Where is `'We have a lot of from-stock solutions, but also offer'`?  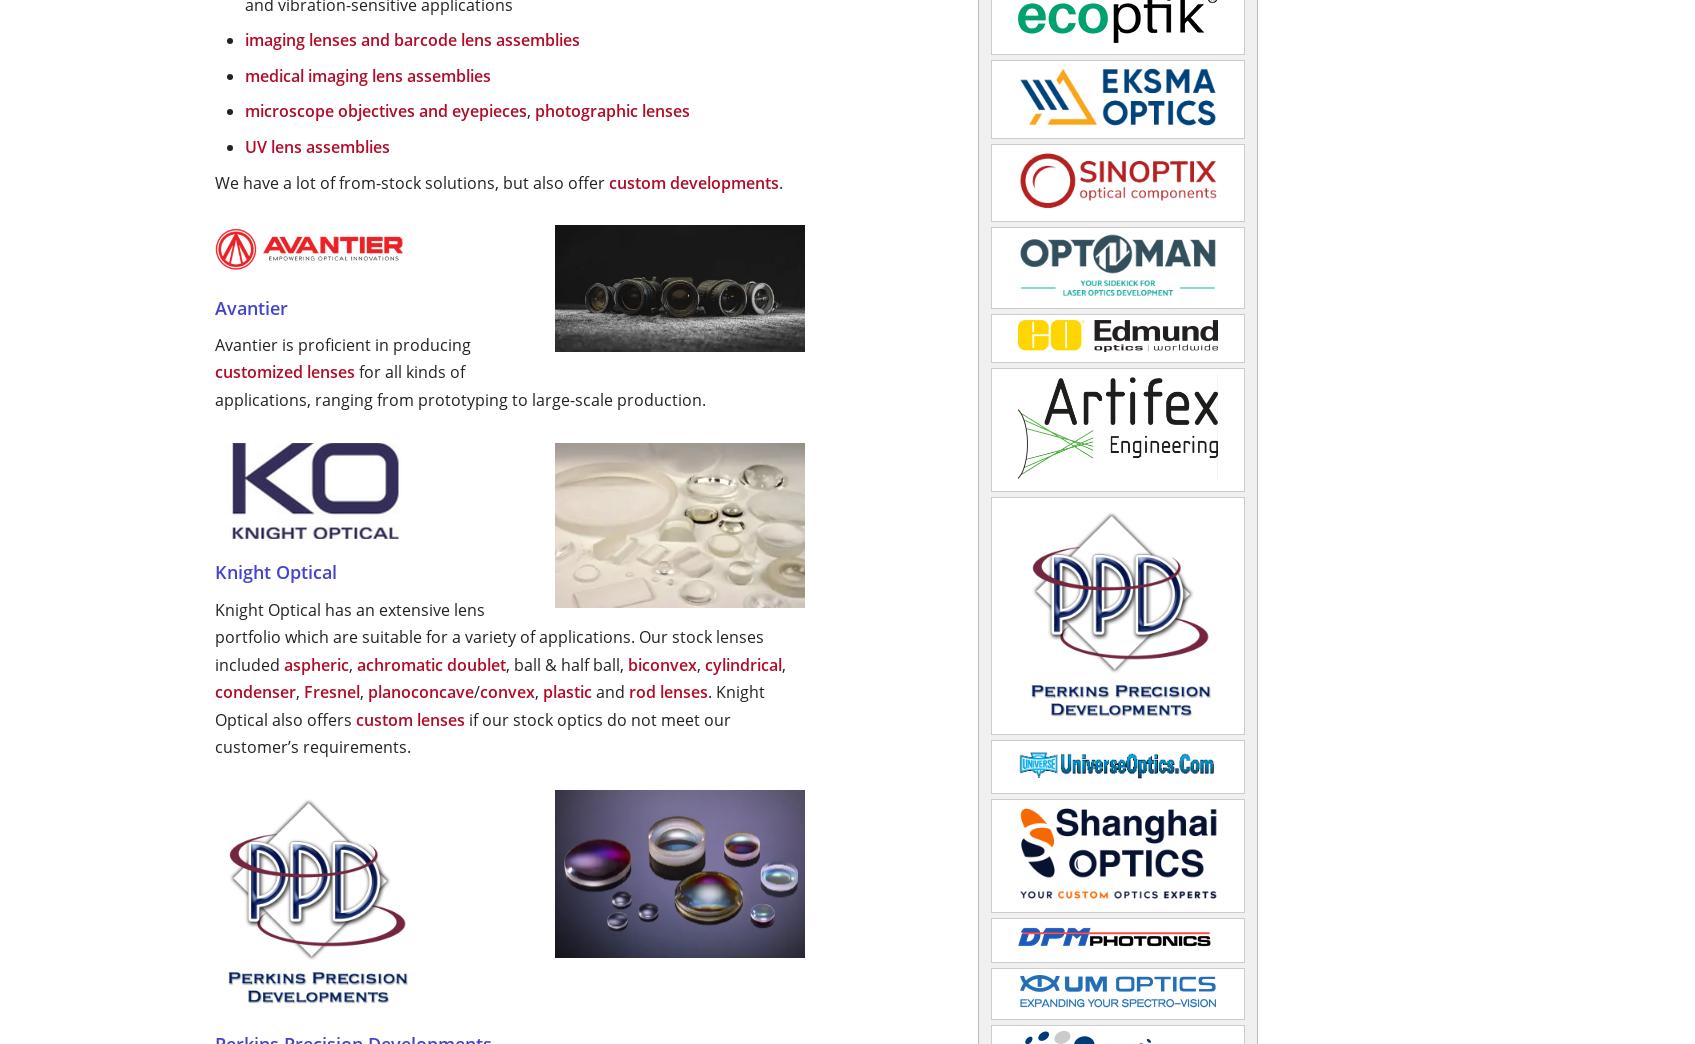
'We have a lot of from-stock solutions, but also offer' is located at coordinates (412, 180).